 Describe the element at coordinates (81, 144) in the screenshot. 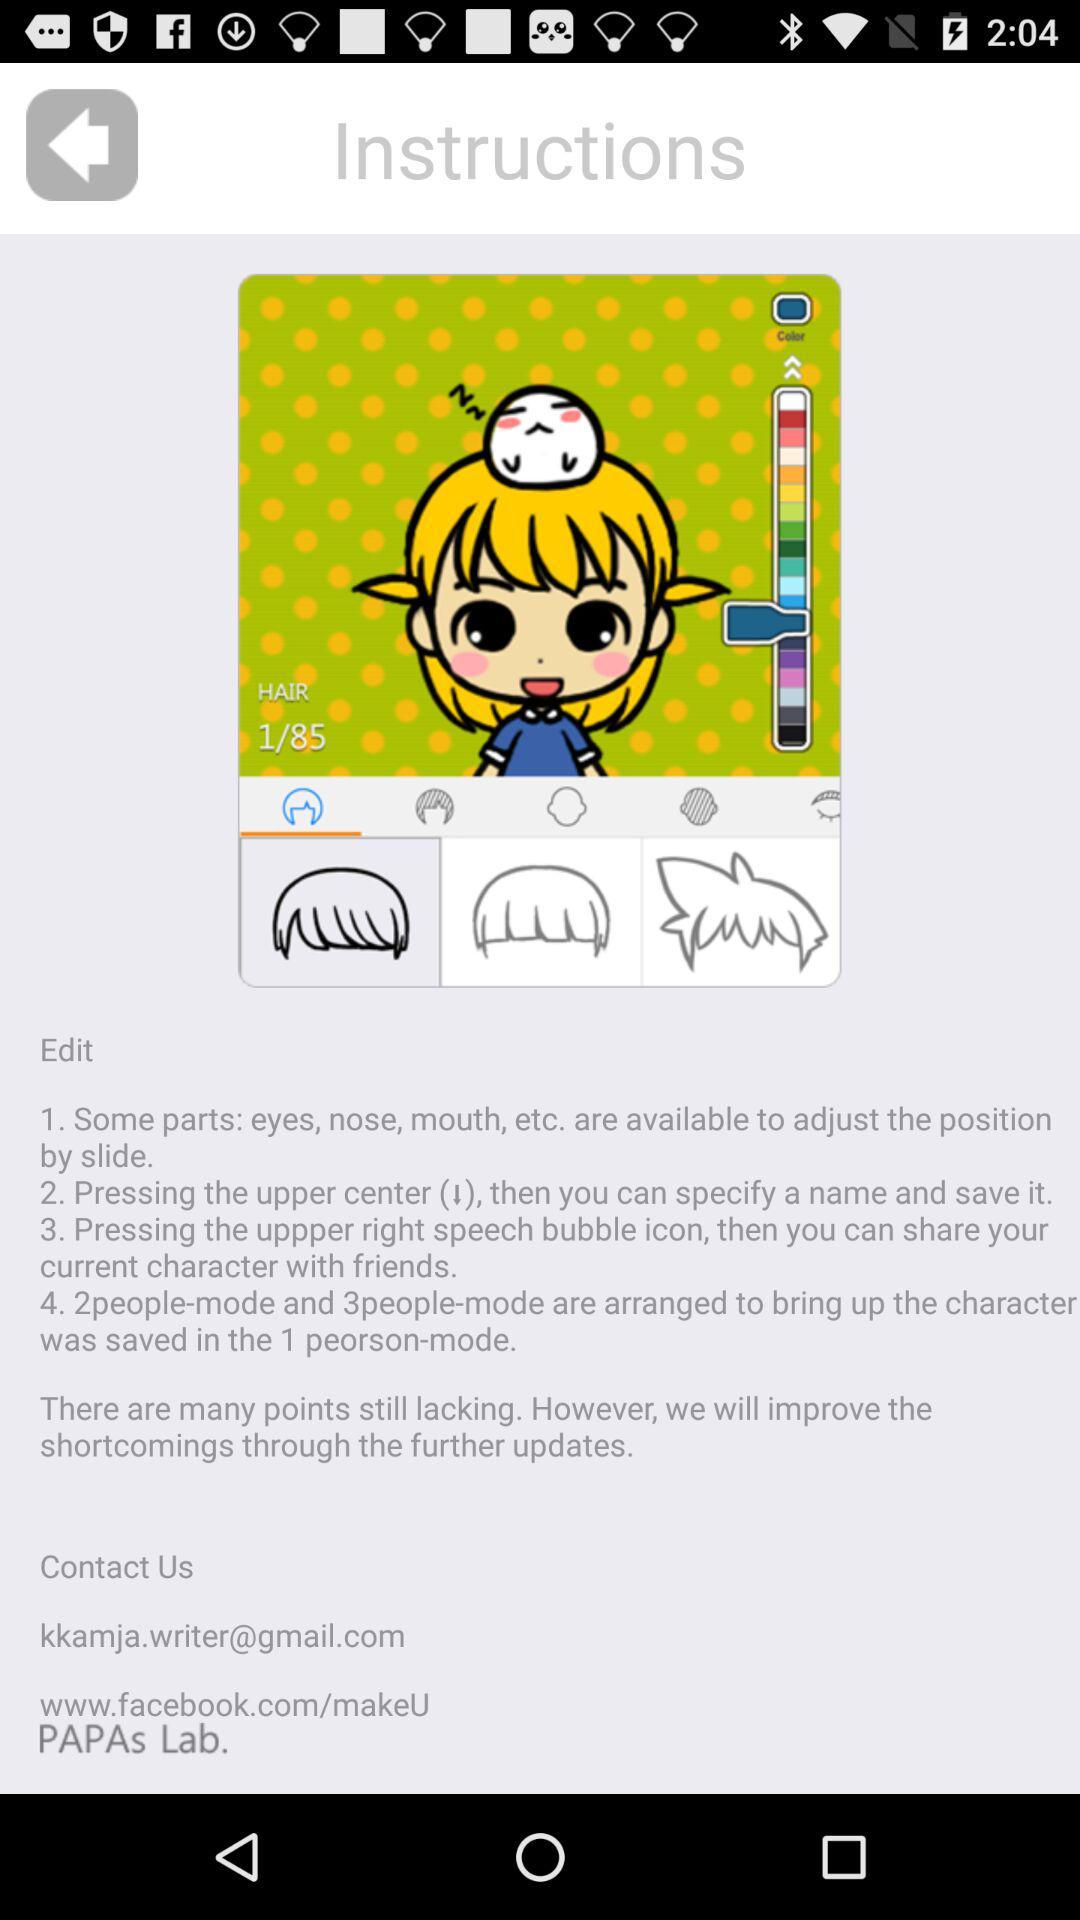

I see `the item next to instructions` at that location.